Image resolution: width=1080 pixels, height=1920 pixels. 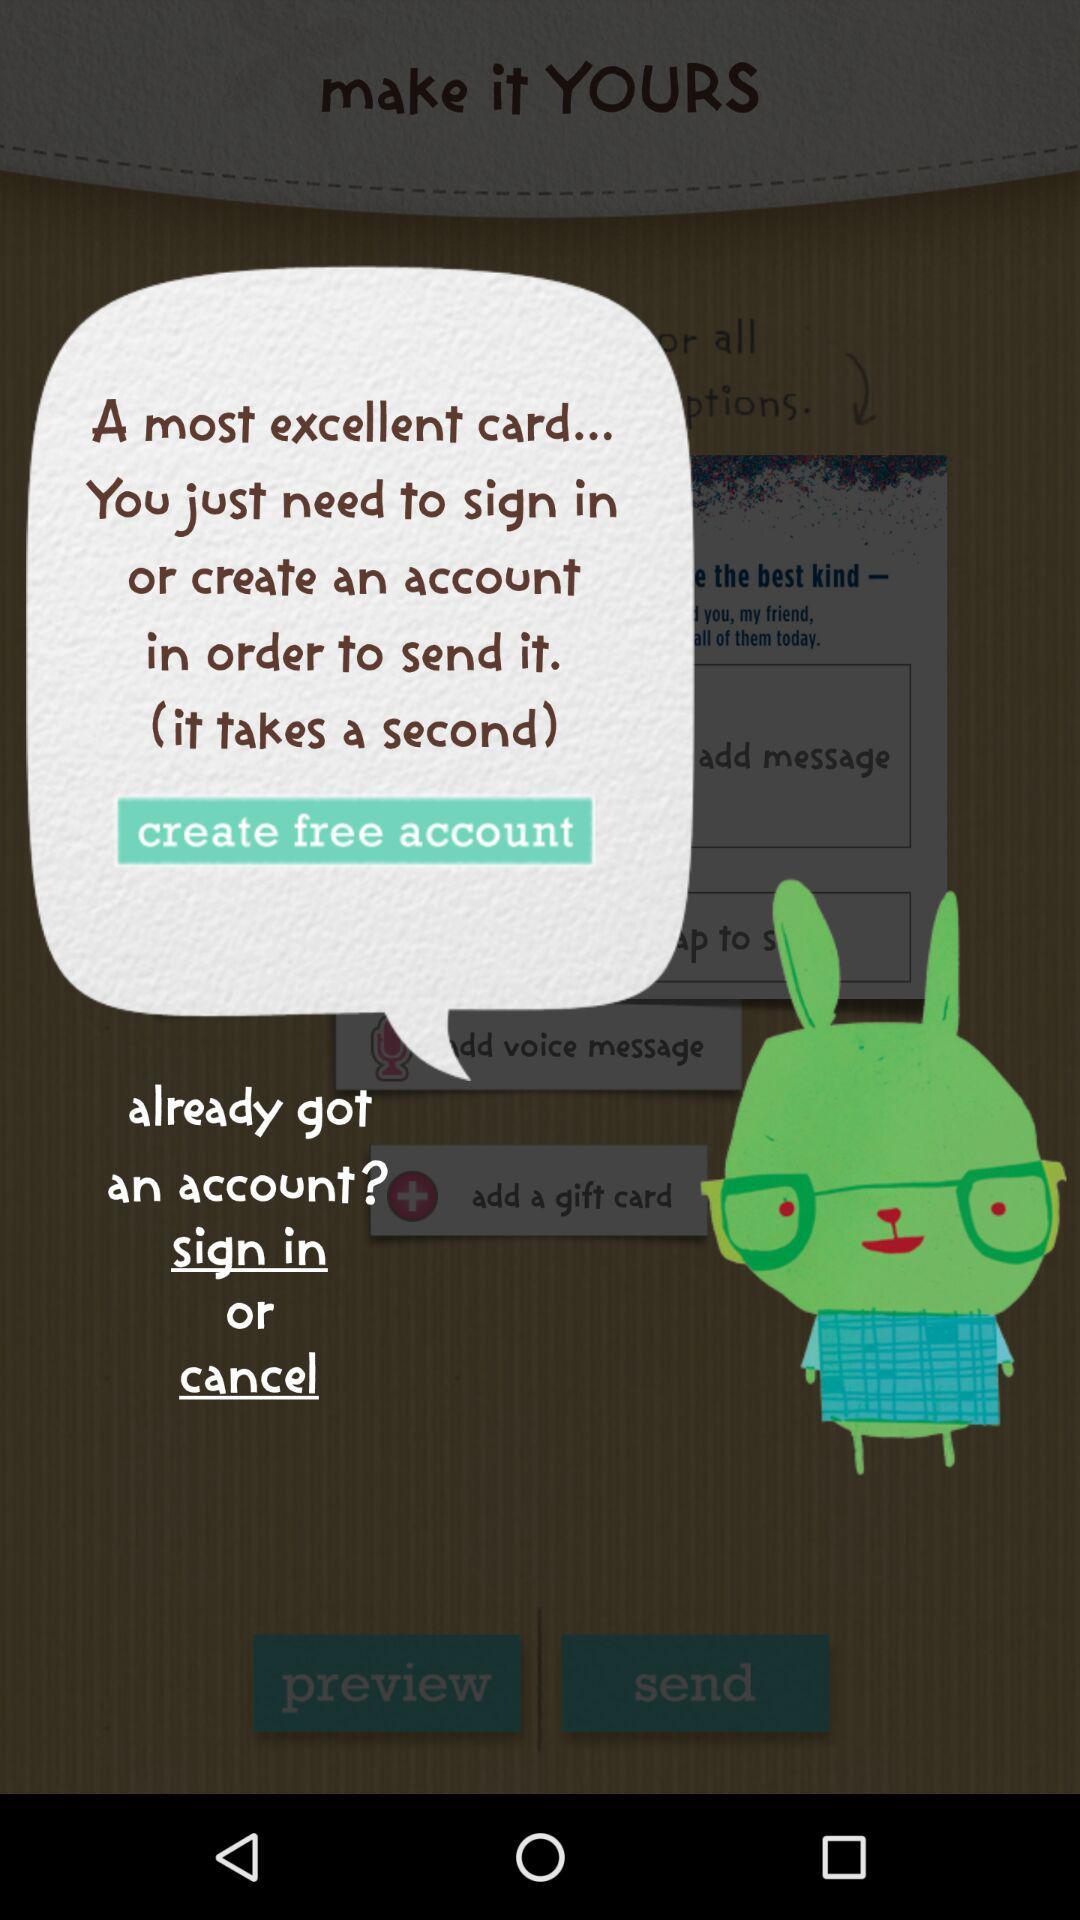 I want to click on app below the sign in, so click(x=248, y=1372).